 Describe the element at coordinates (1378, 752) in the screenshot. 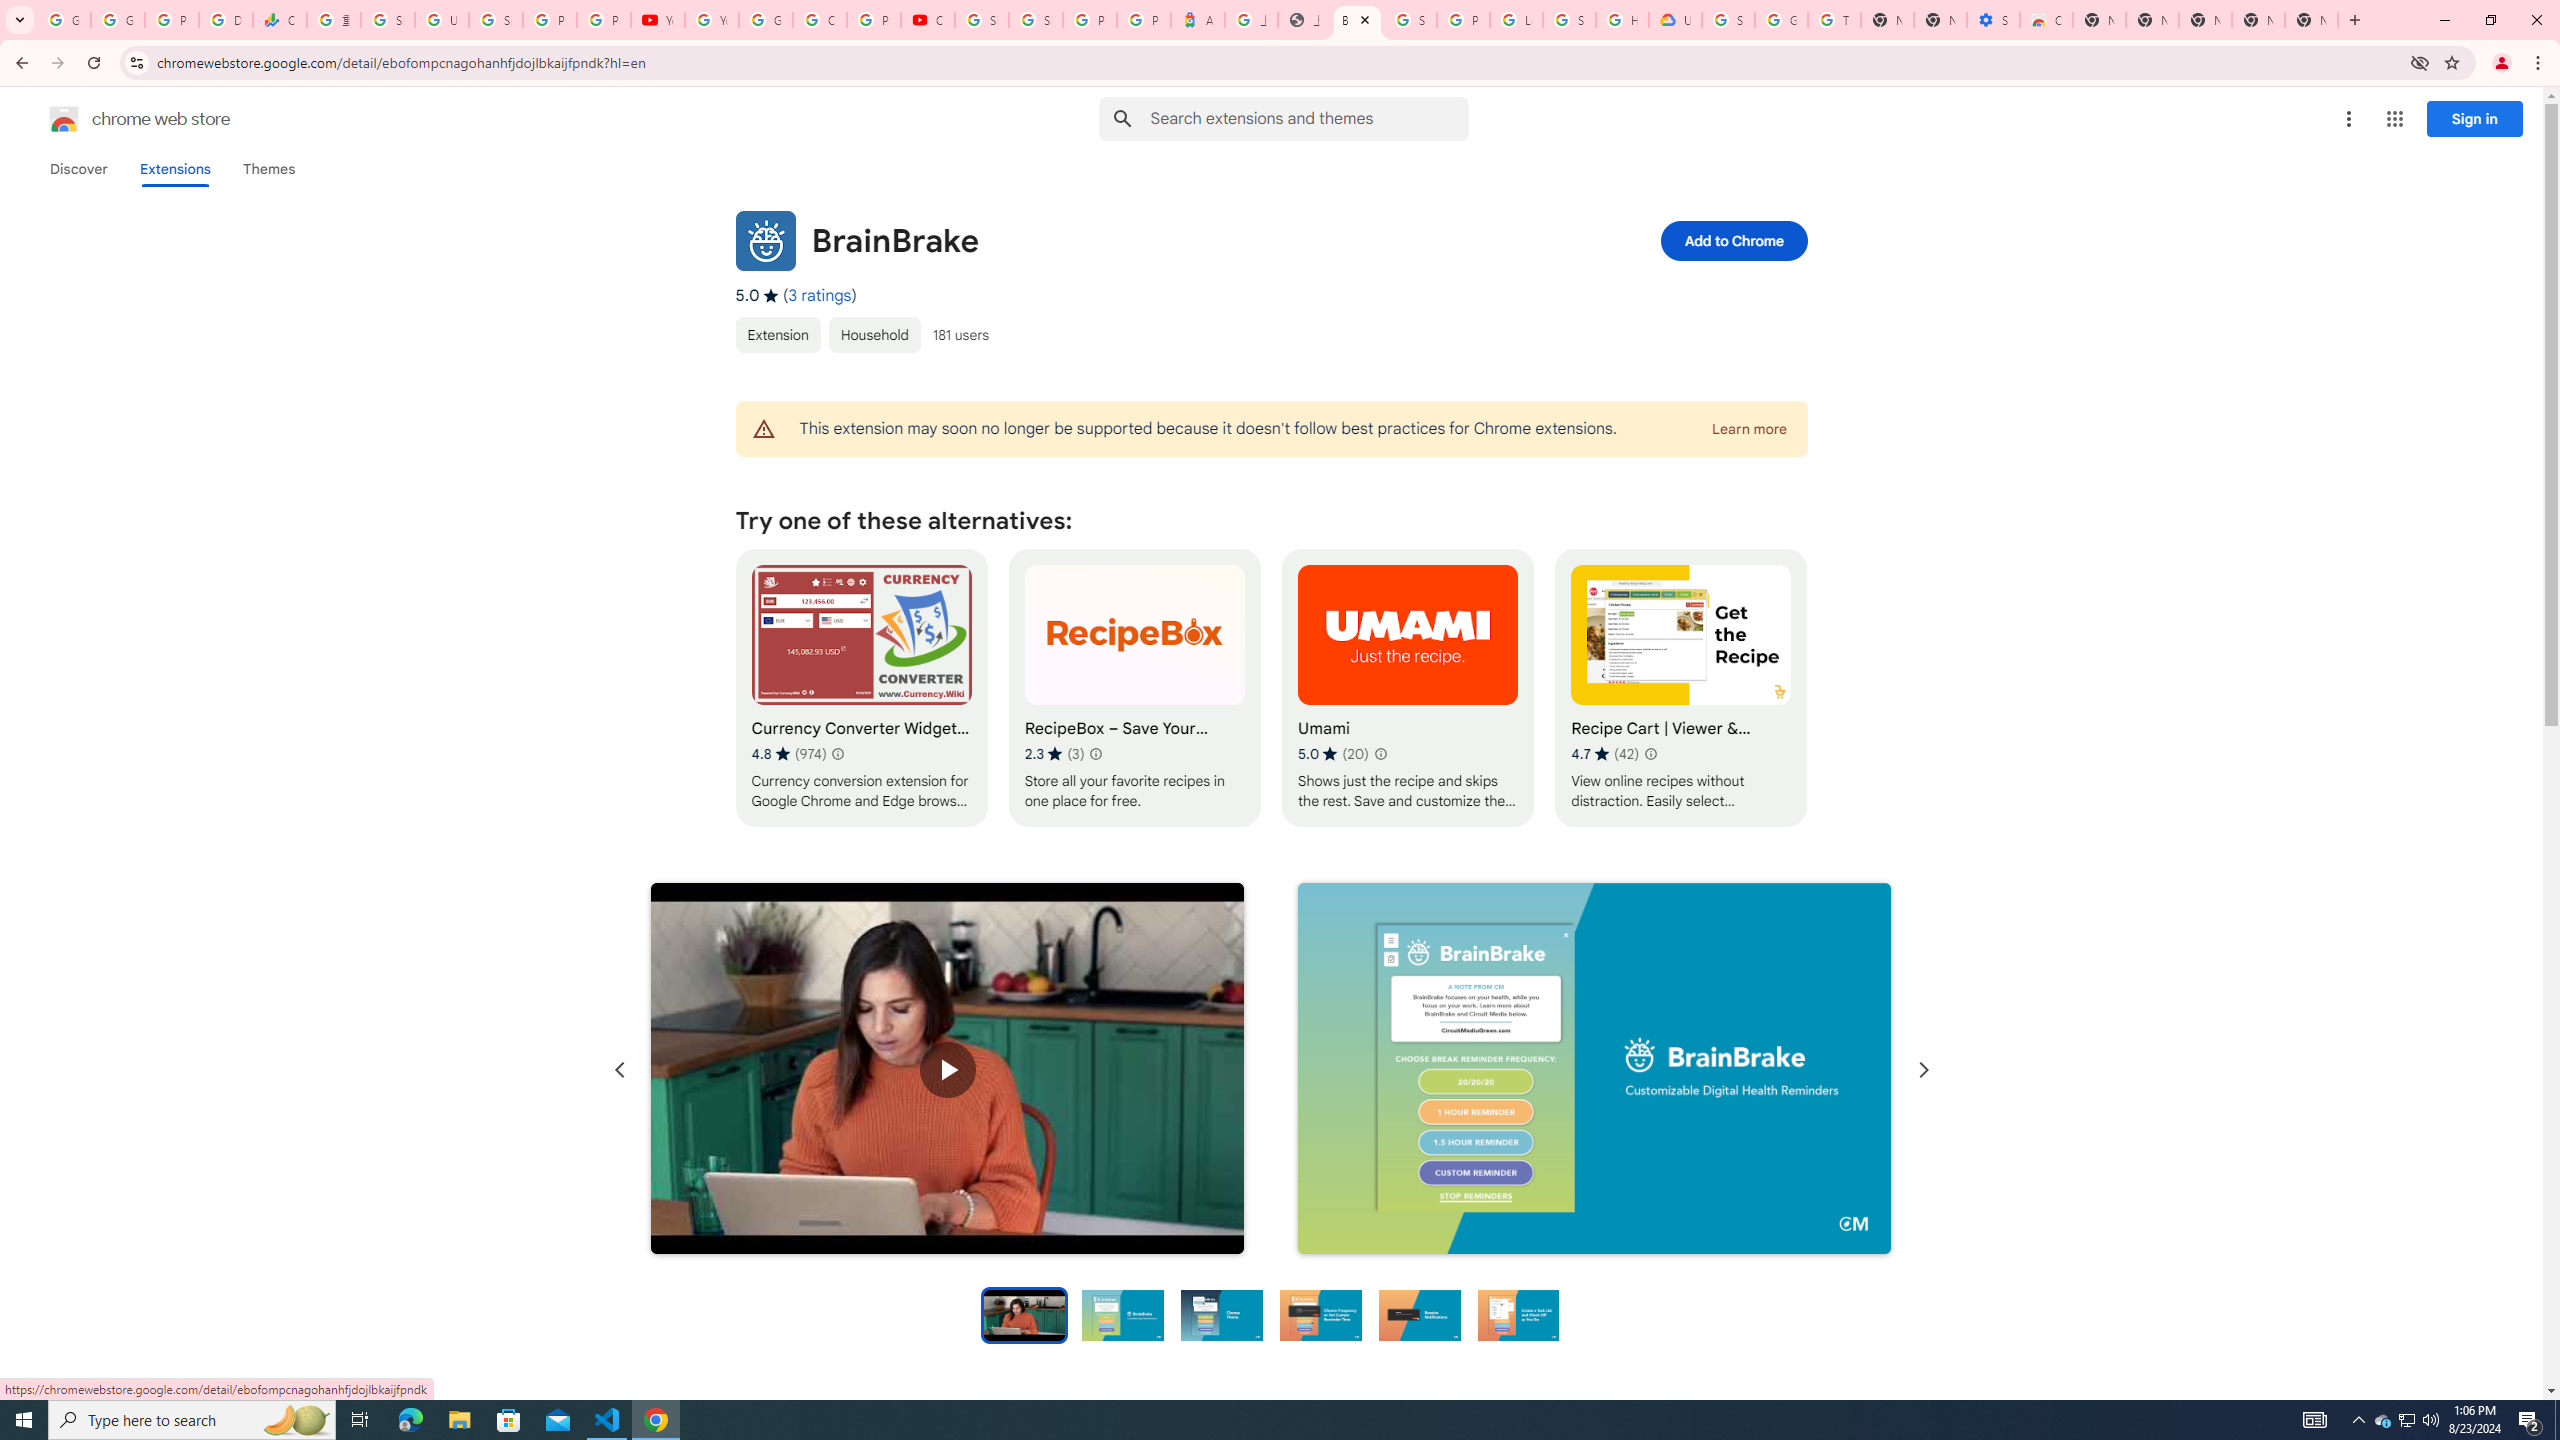

I see `'Learn more about results and reviews "Umami"'` at that location.